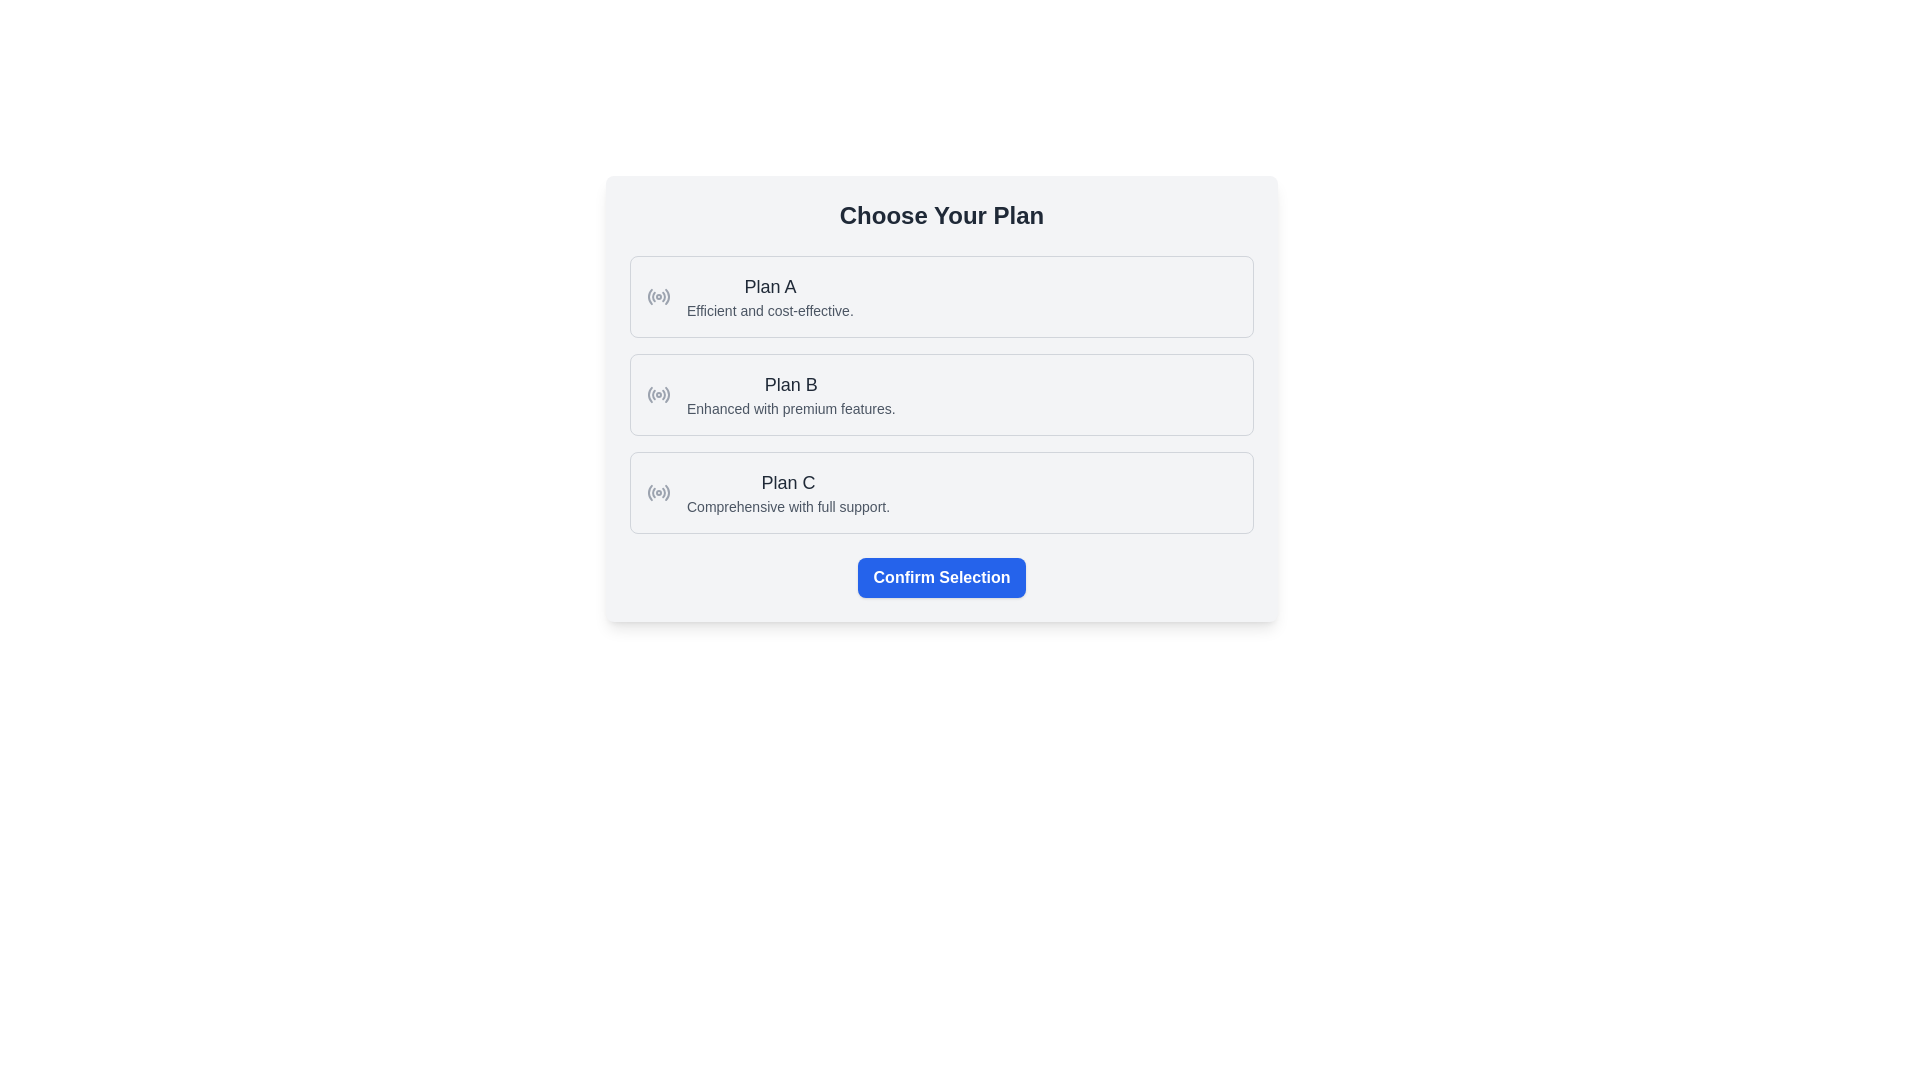 Image resolution: width=1920 pixels, height=1080 pixels. What do you see at coordinates (790, 385) in the screenshot?
I see `the text label that identifies the second option in the selection list under the header 'Choose Your Plan', positioned above the description 'Enhanced with premium features'` at bounding box center [790, 385].